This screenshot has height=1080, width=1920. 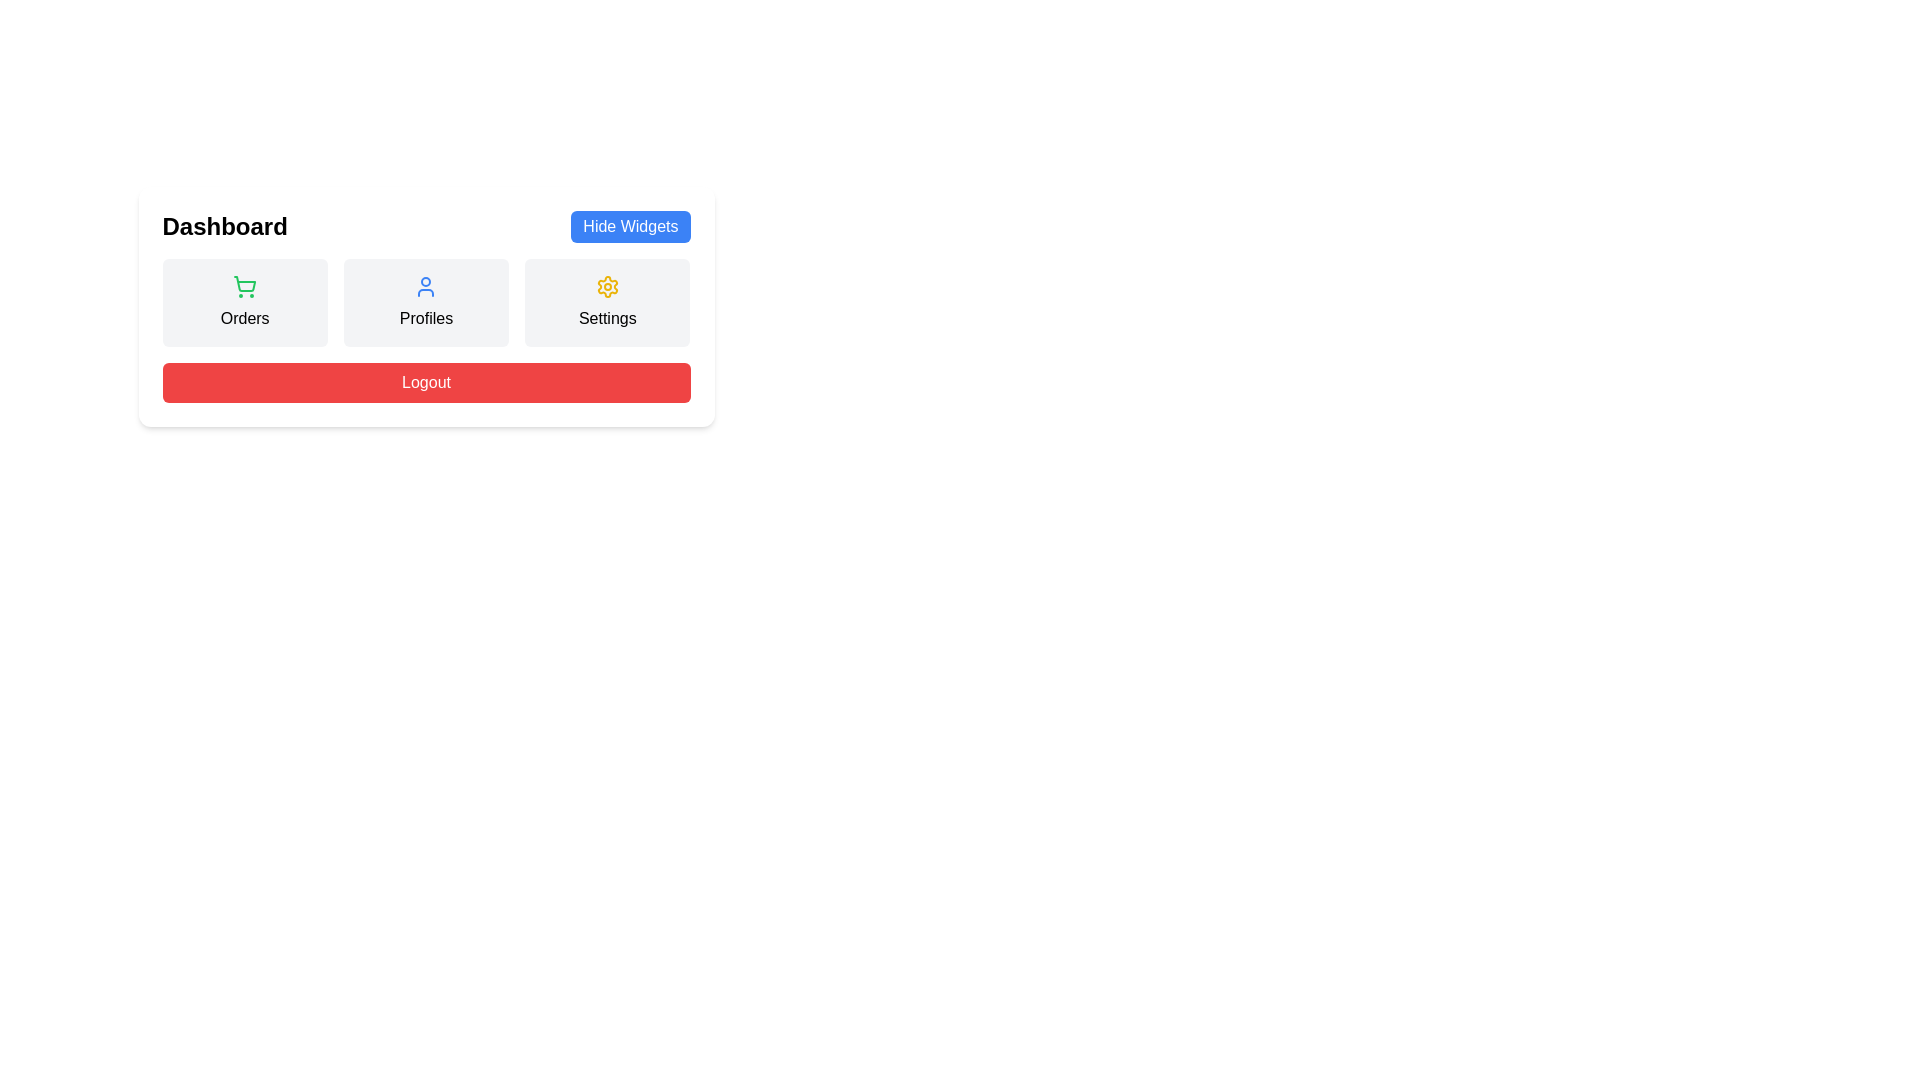 I want to click on the 'Orders' button with a green shopping cart icon, which is the leftmost module in the row of three, so click(x=244, y=303).